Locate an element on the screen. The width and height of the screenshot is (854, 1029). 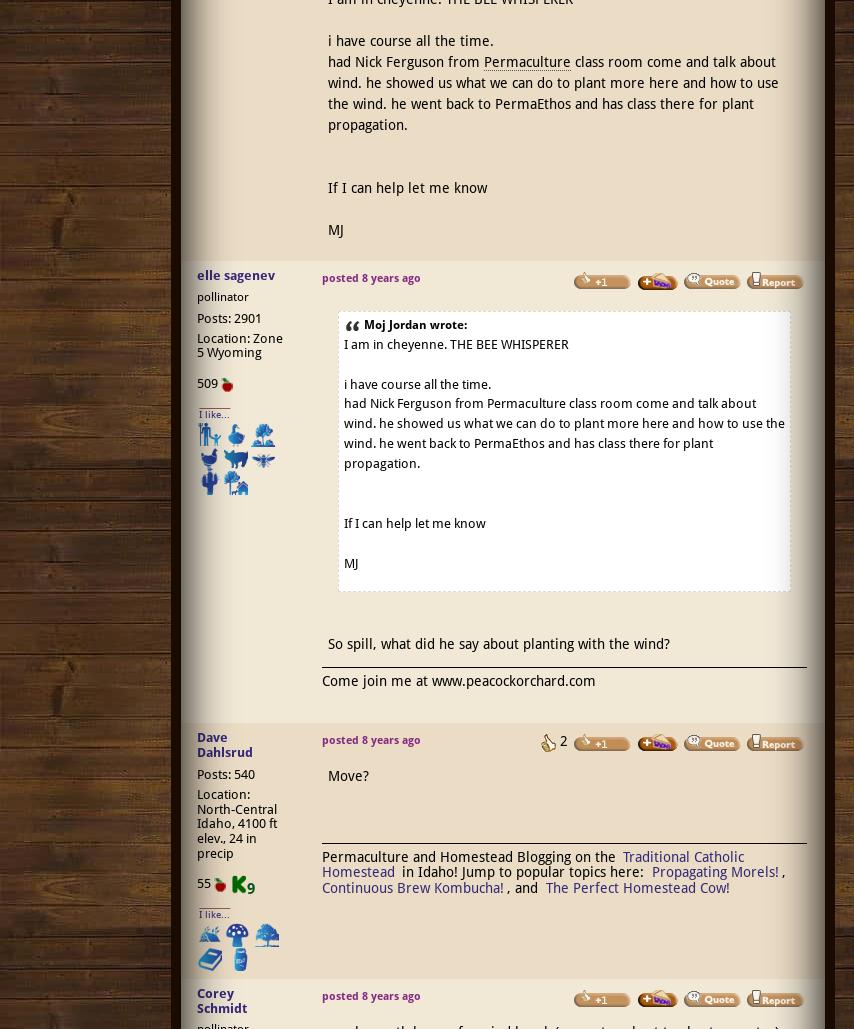
'in Idaho! Jump to popular topics here:' is located at coordinates (522, 870).